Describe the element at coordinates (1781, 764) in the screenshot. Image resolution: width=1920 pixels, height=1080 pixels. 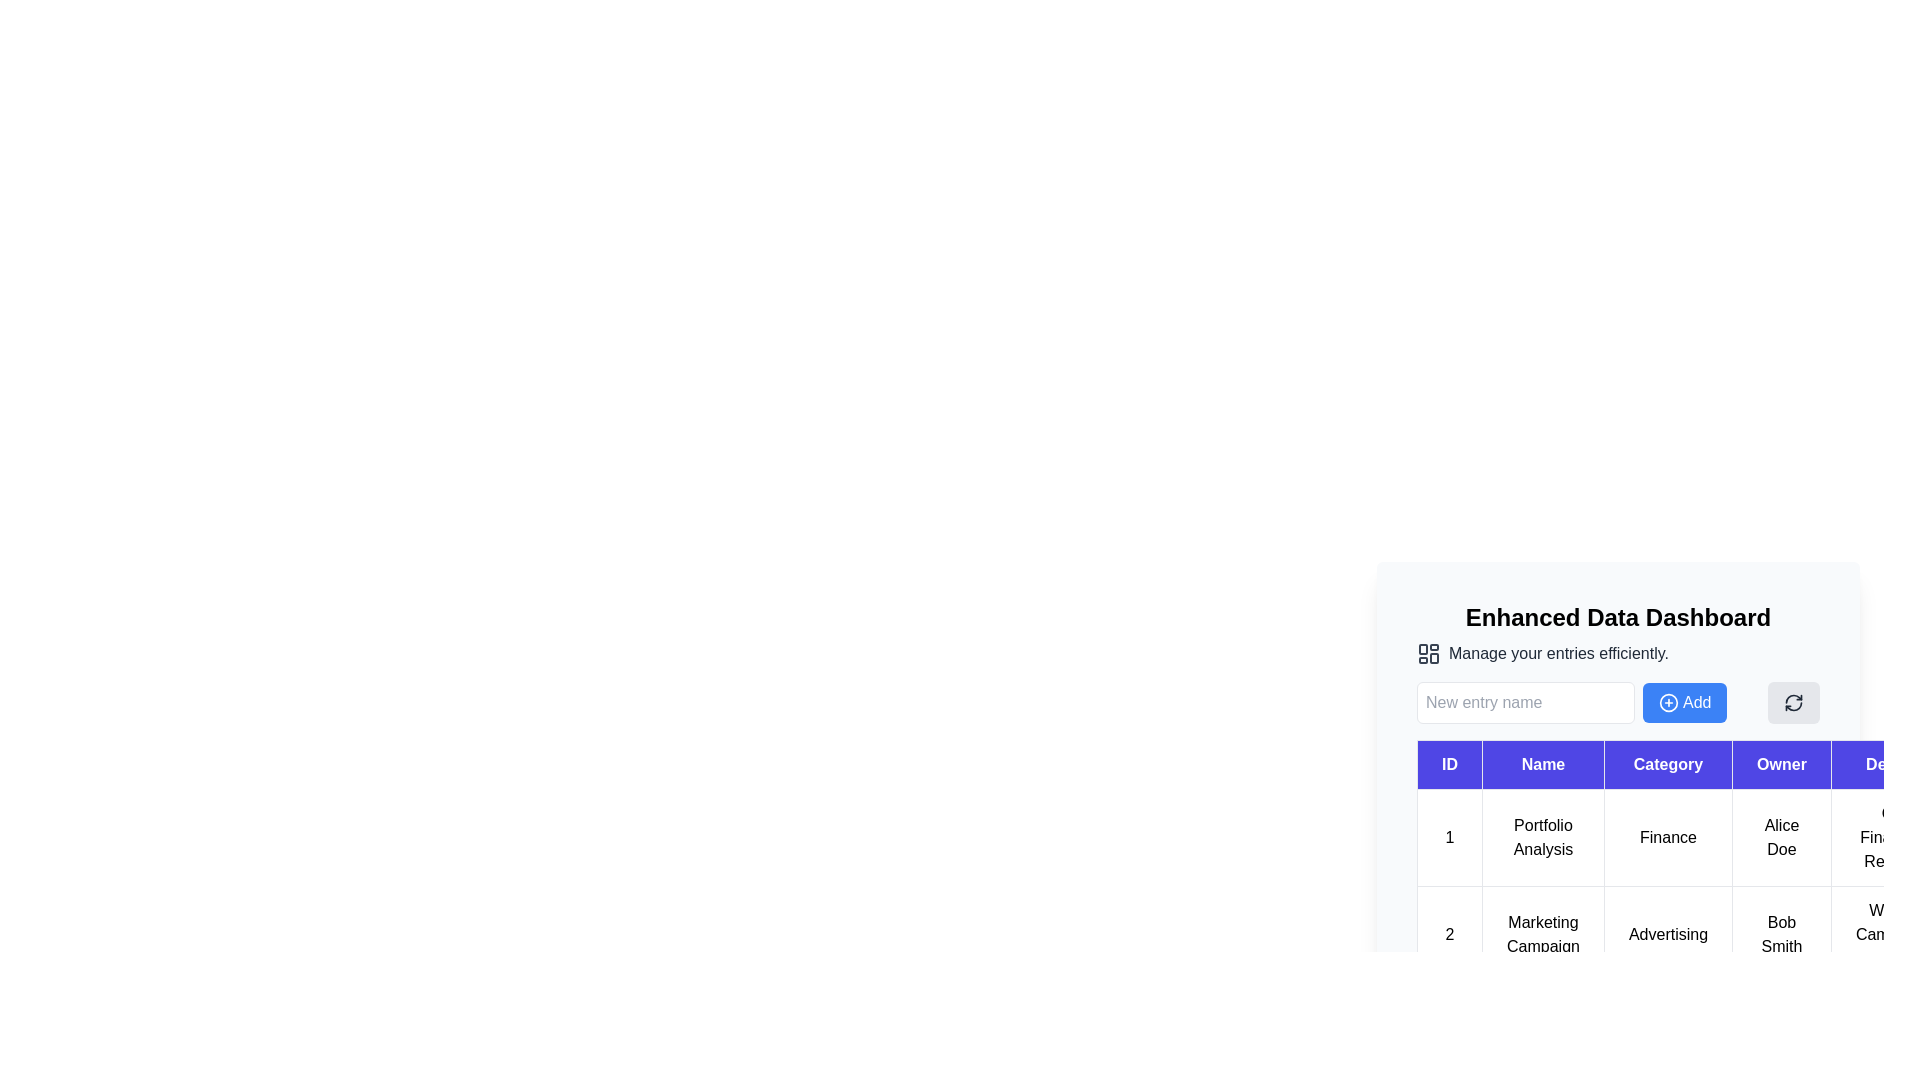
I see `the fourth table header cell labeled 'Owner', which is positioned between 'Category'` at that location.